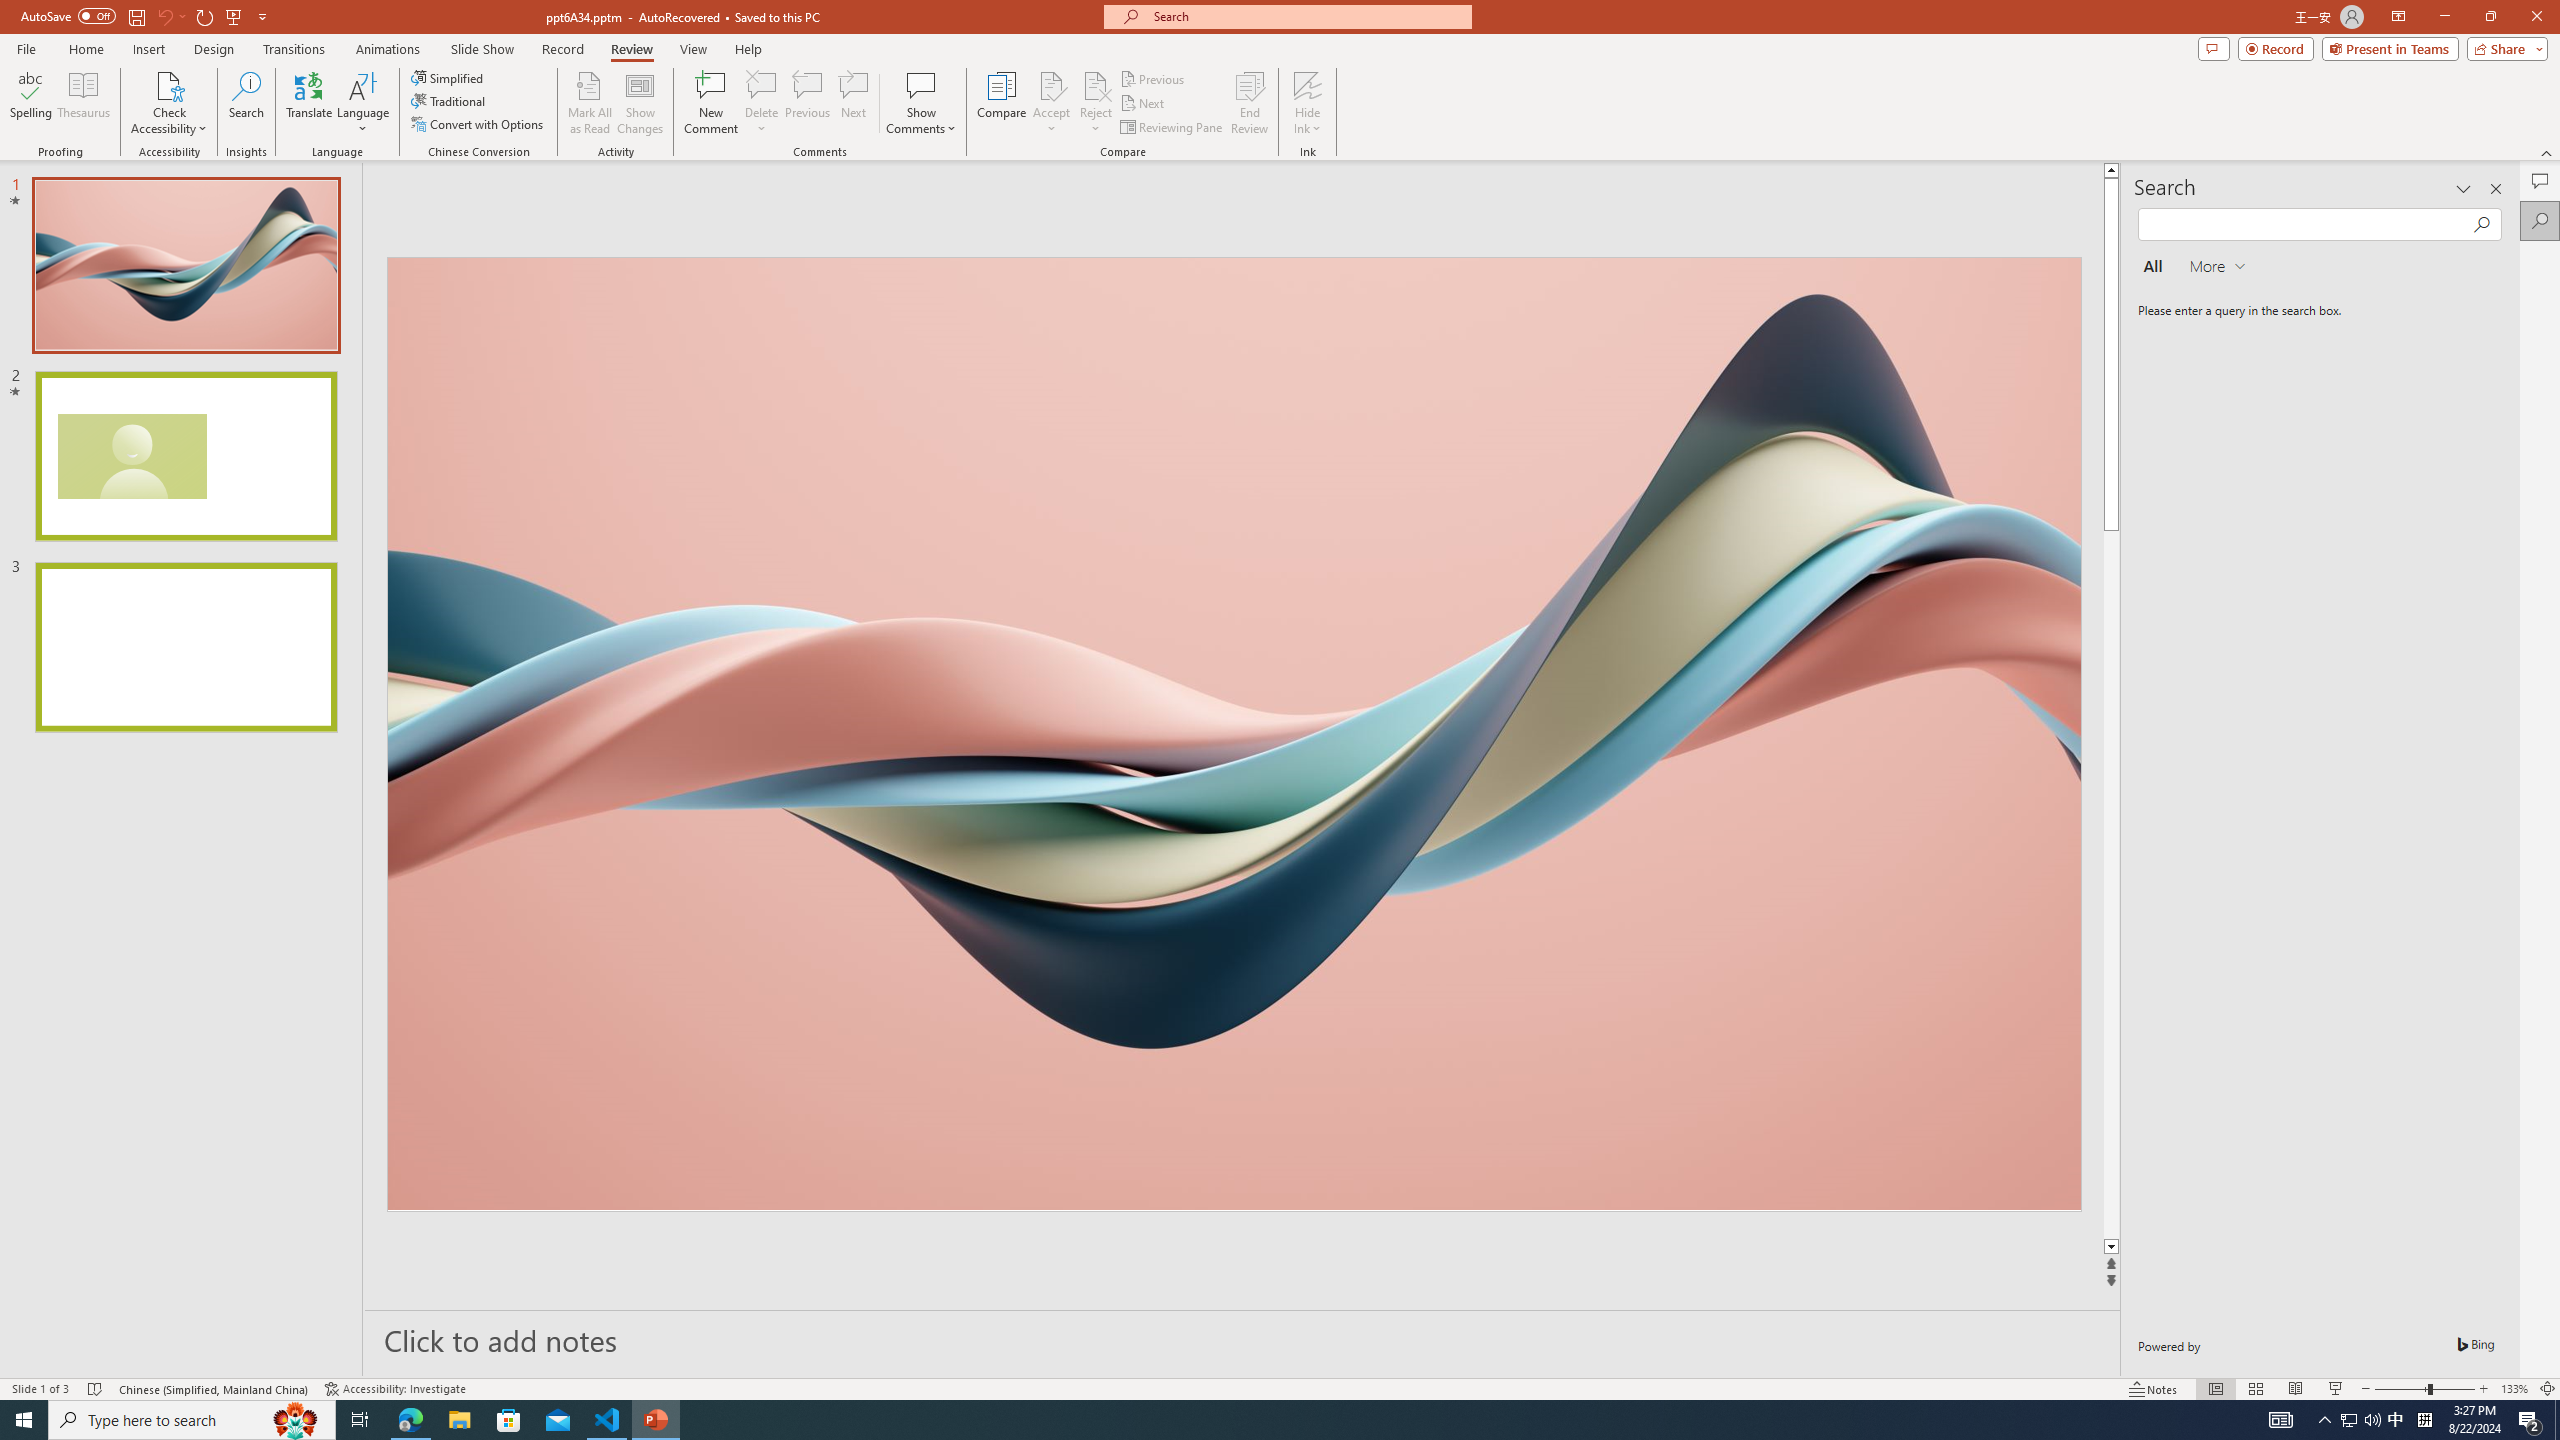  I want to click on 'Next', so click(1142, 103).